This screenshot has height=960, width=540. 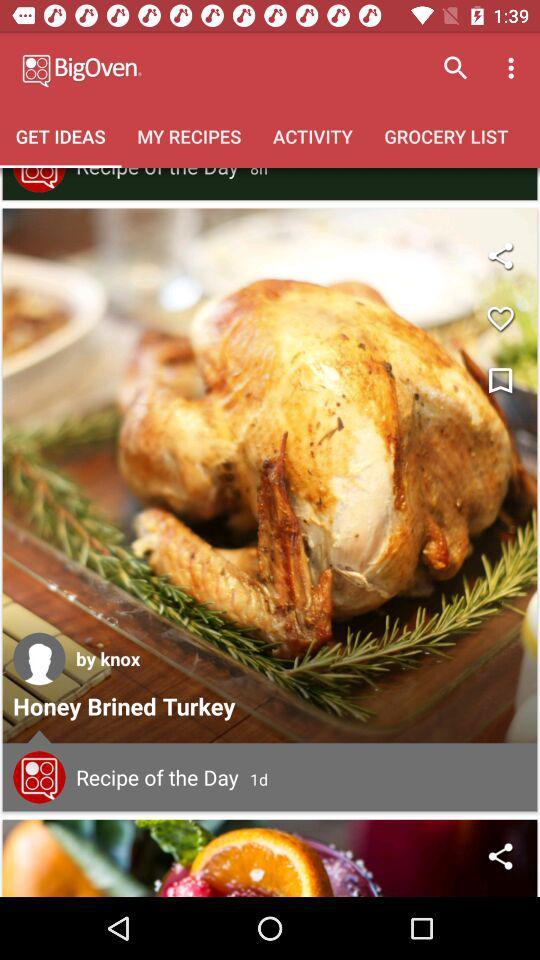 I want to click on read comments, so click(x=39, y=776).